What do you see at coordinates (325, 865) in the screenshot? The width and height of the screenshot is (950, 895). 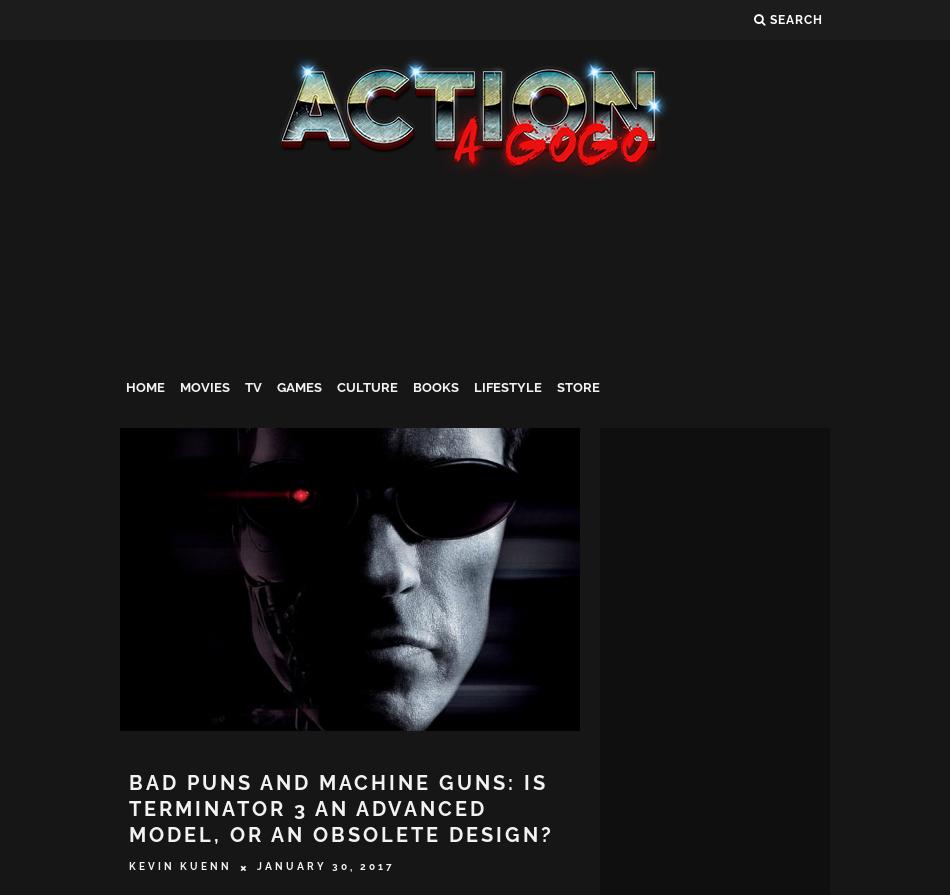 I see `'January 30, 2017'` at bounding box center [325, 865].